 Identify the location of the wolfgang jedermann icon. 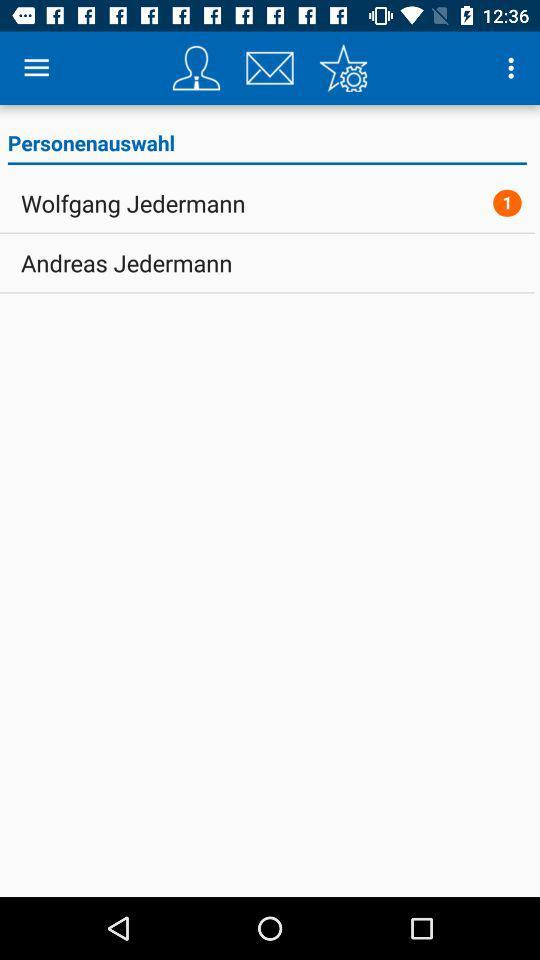
(133, 203).